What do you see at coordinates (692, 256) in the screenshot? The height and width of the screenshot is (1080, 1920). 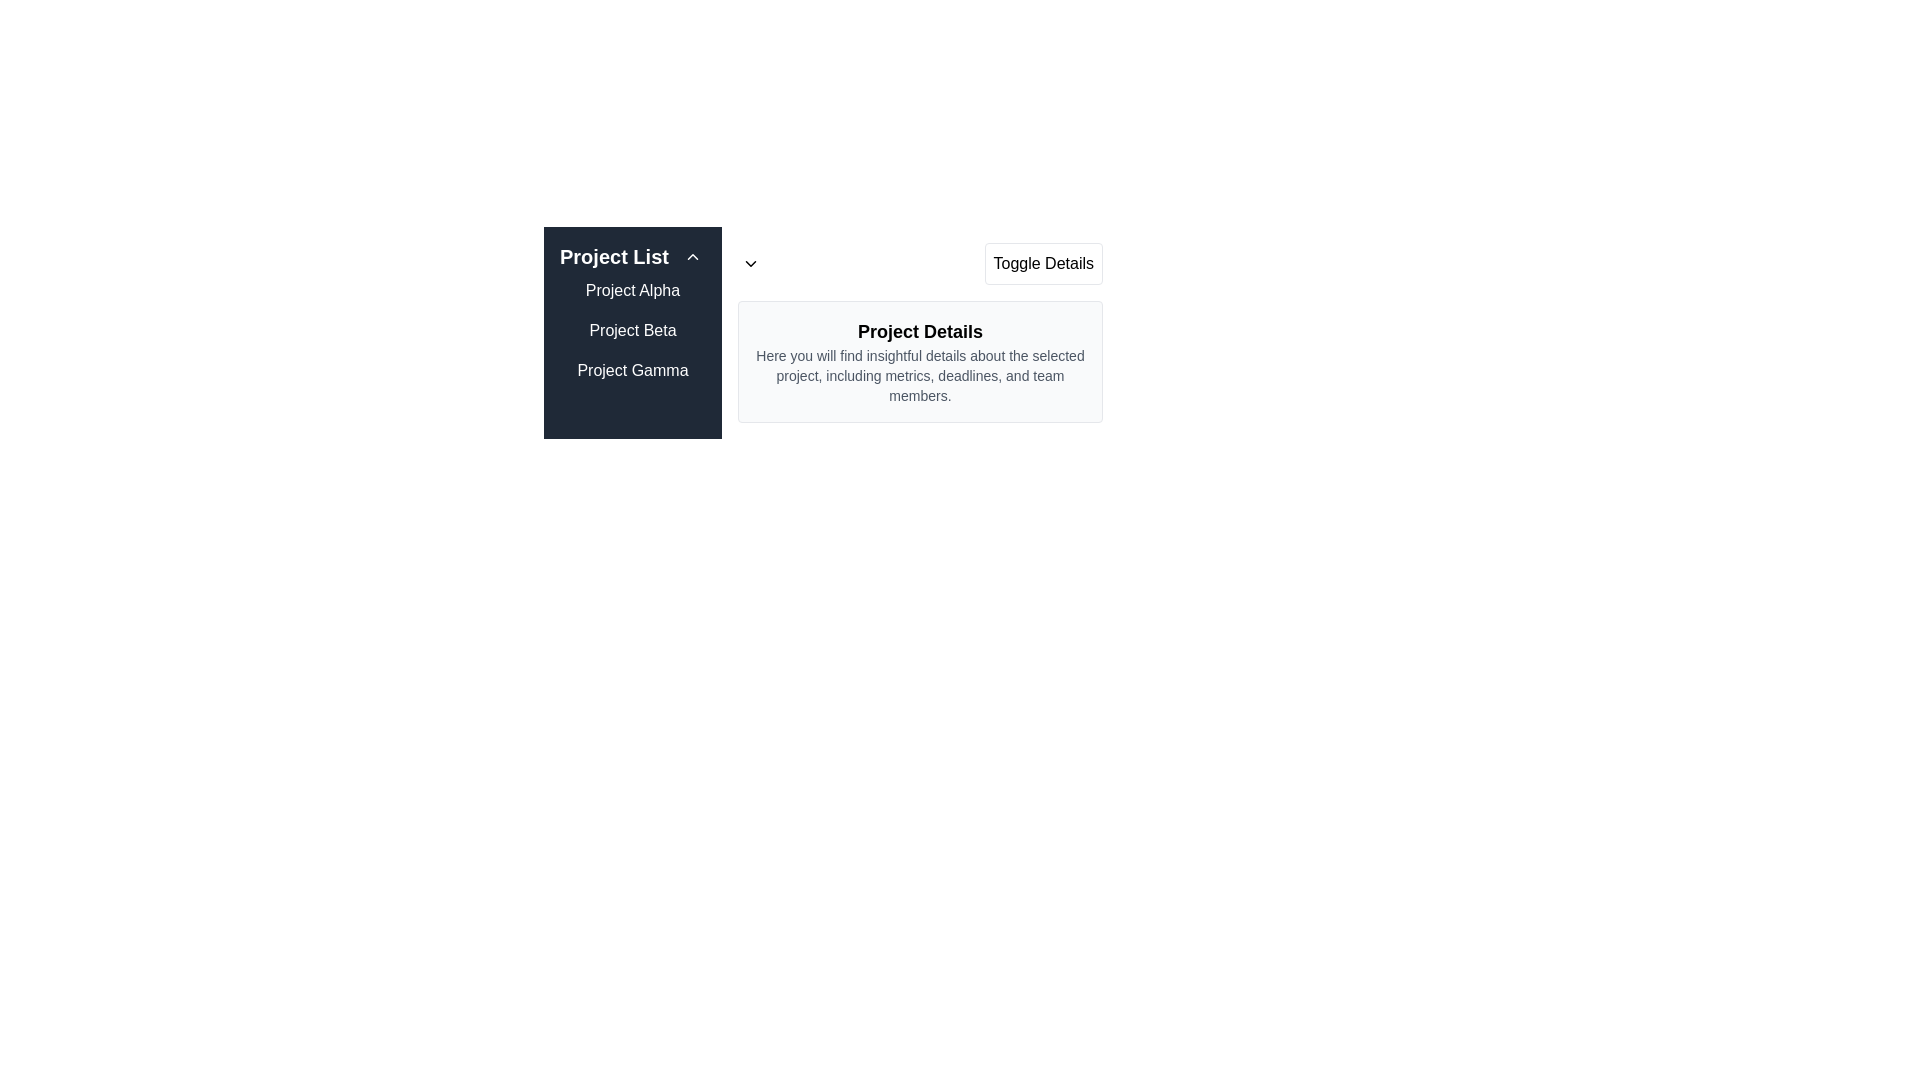 I see `the Chevron Up icon located in the top-right corner of the dark panel titled 'Project List'` at bounding box center [692, 256].